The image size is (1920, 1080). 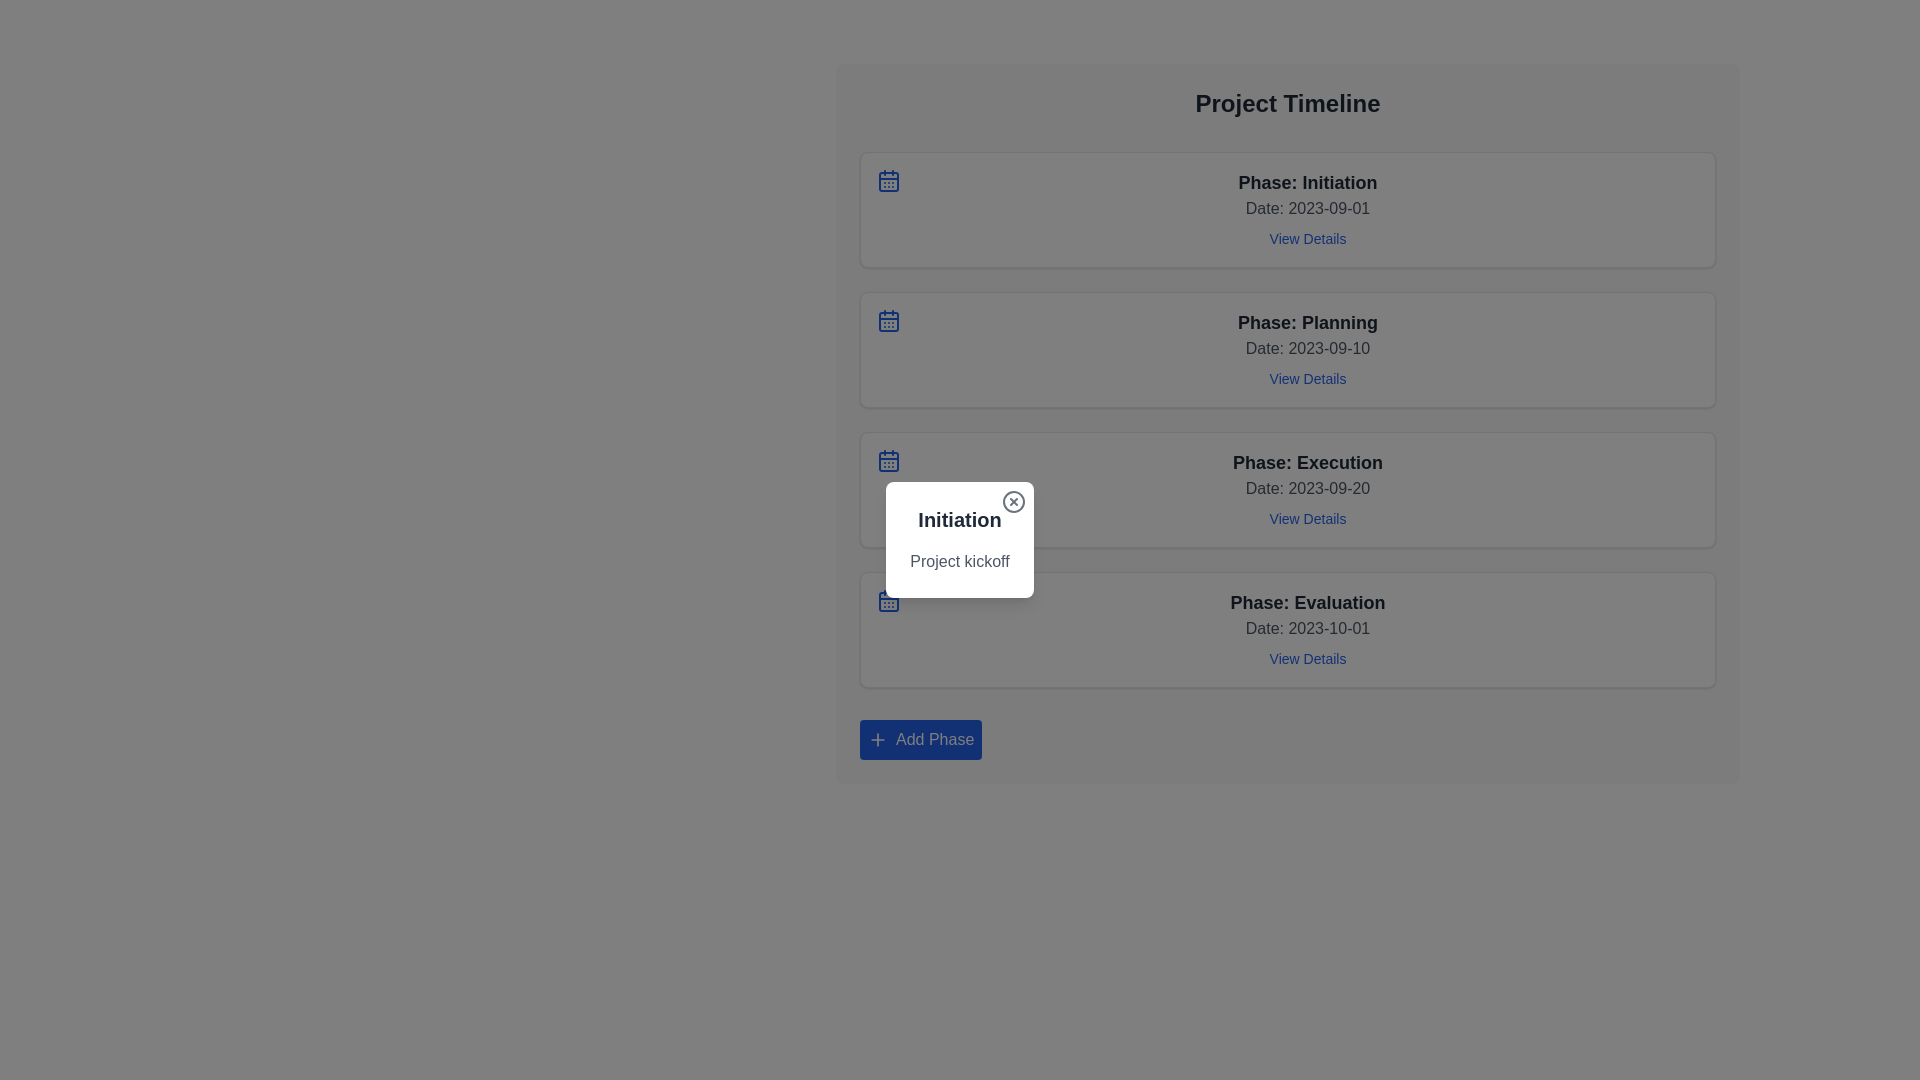 I want to click on the button labeled 'Add Phase' located at the bottom of the 'Project Timeline' section, so click(x=920, y=740).